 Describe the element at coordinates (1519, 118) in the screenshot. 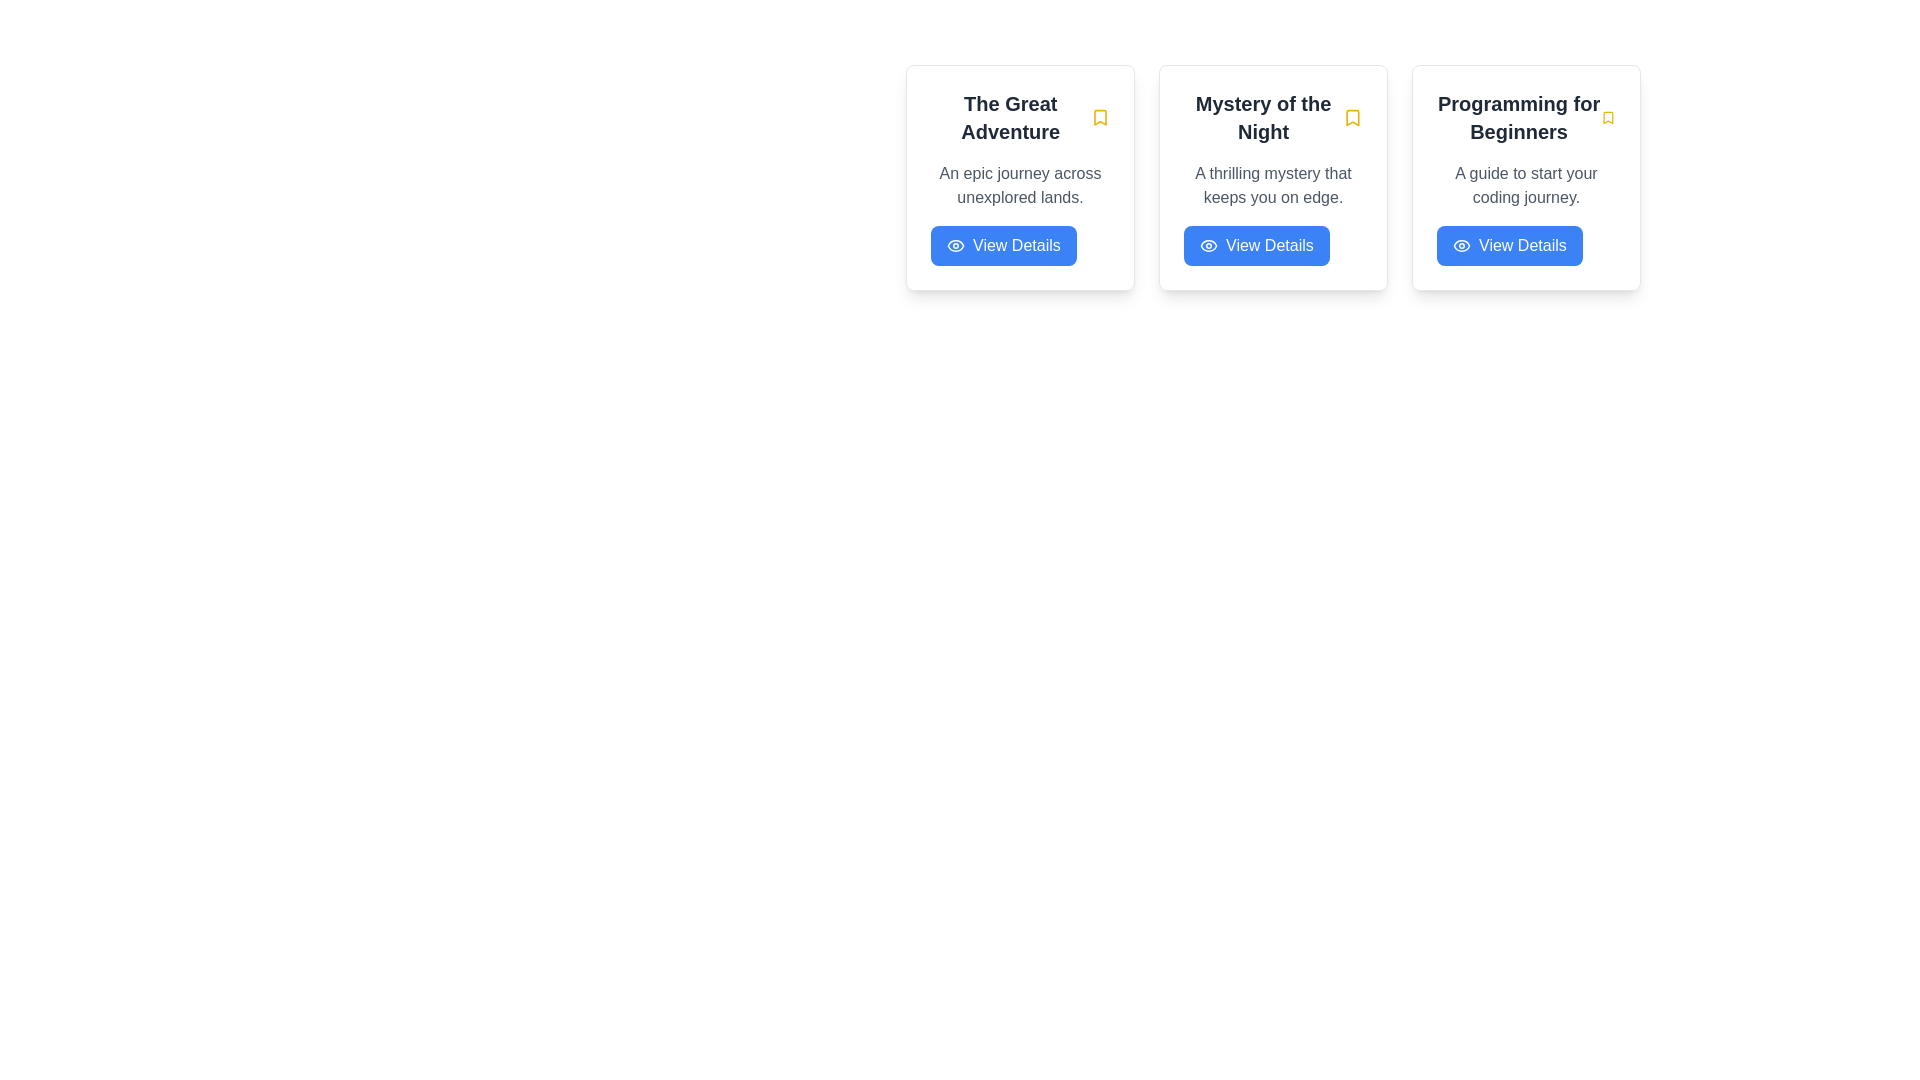

I see `text of the title label located in the rightmost card of a row of three cards, which indicates the main topic of the card's content` at that location.